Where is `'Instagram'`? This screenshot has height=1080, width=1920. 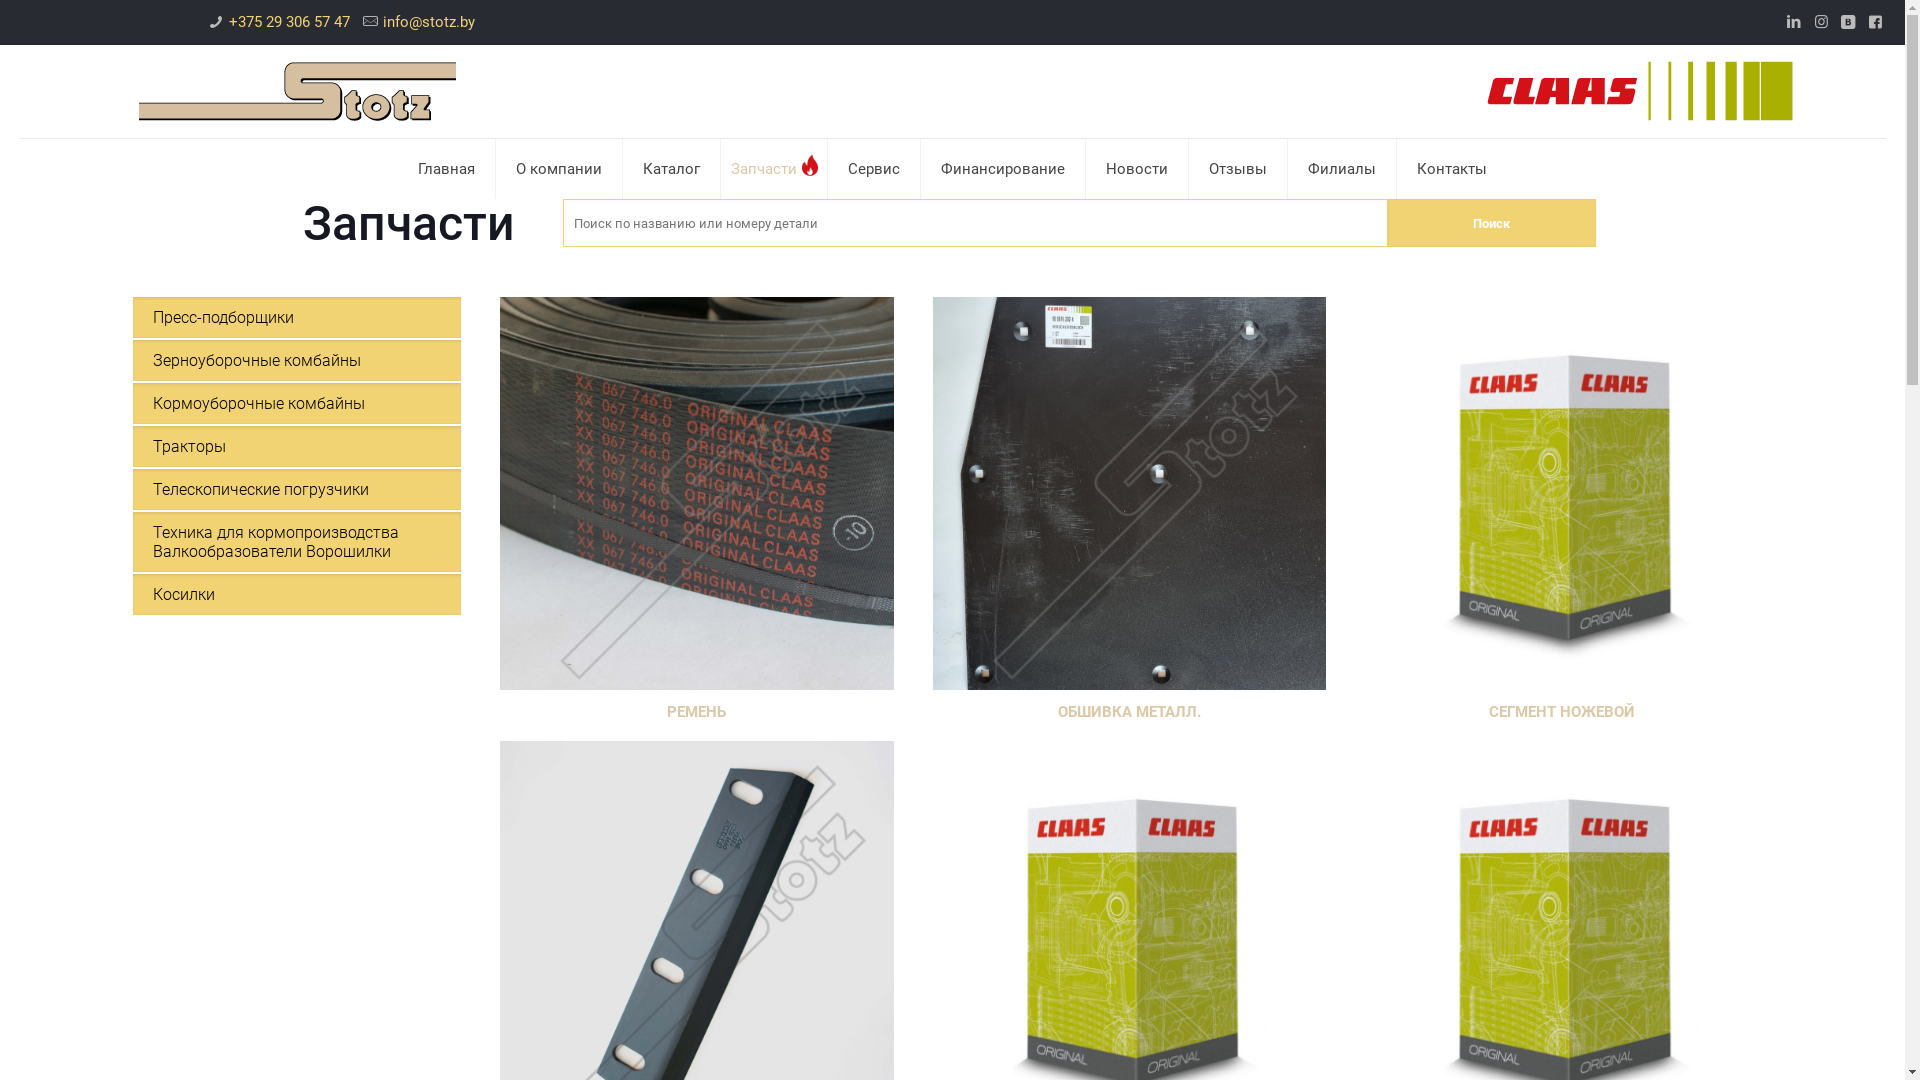 'Instagram' is located at coordinates (1821, 22).